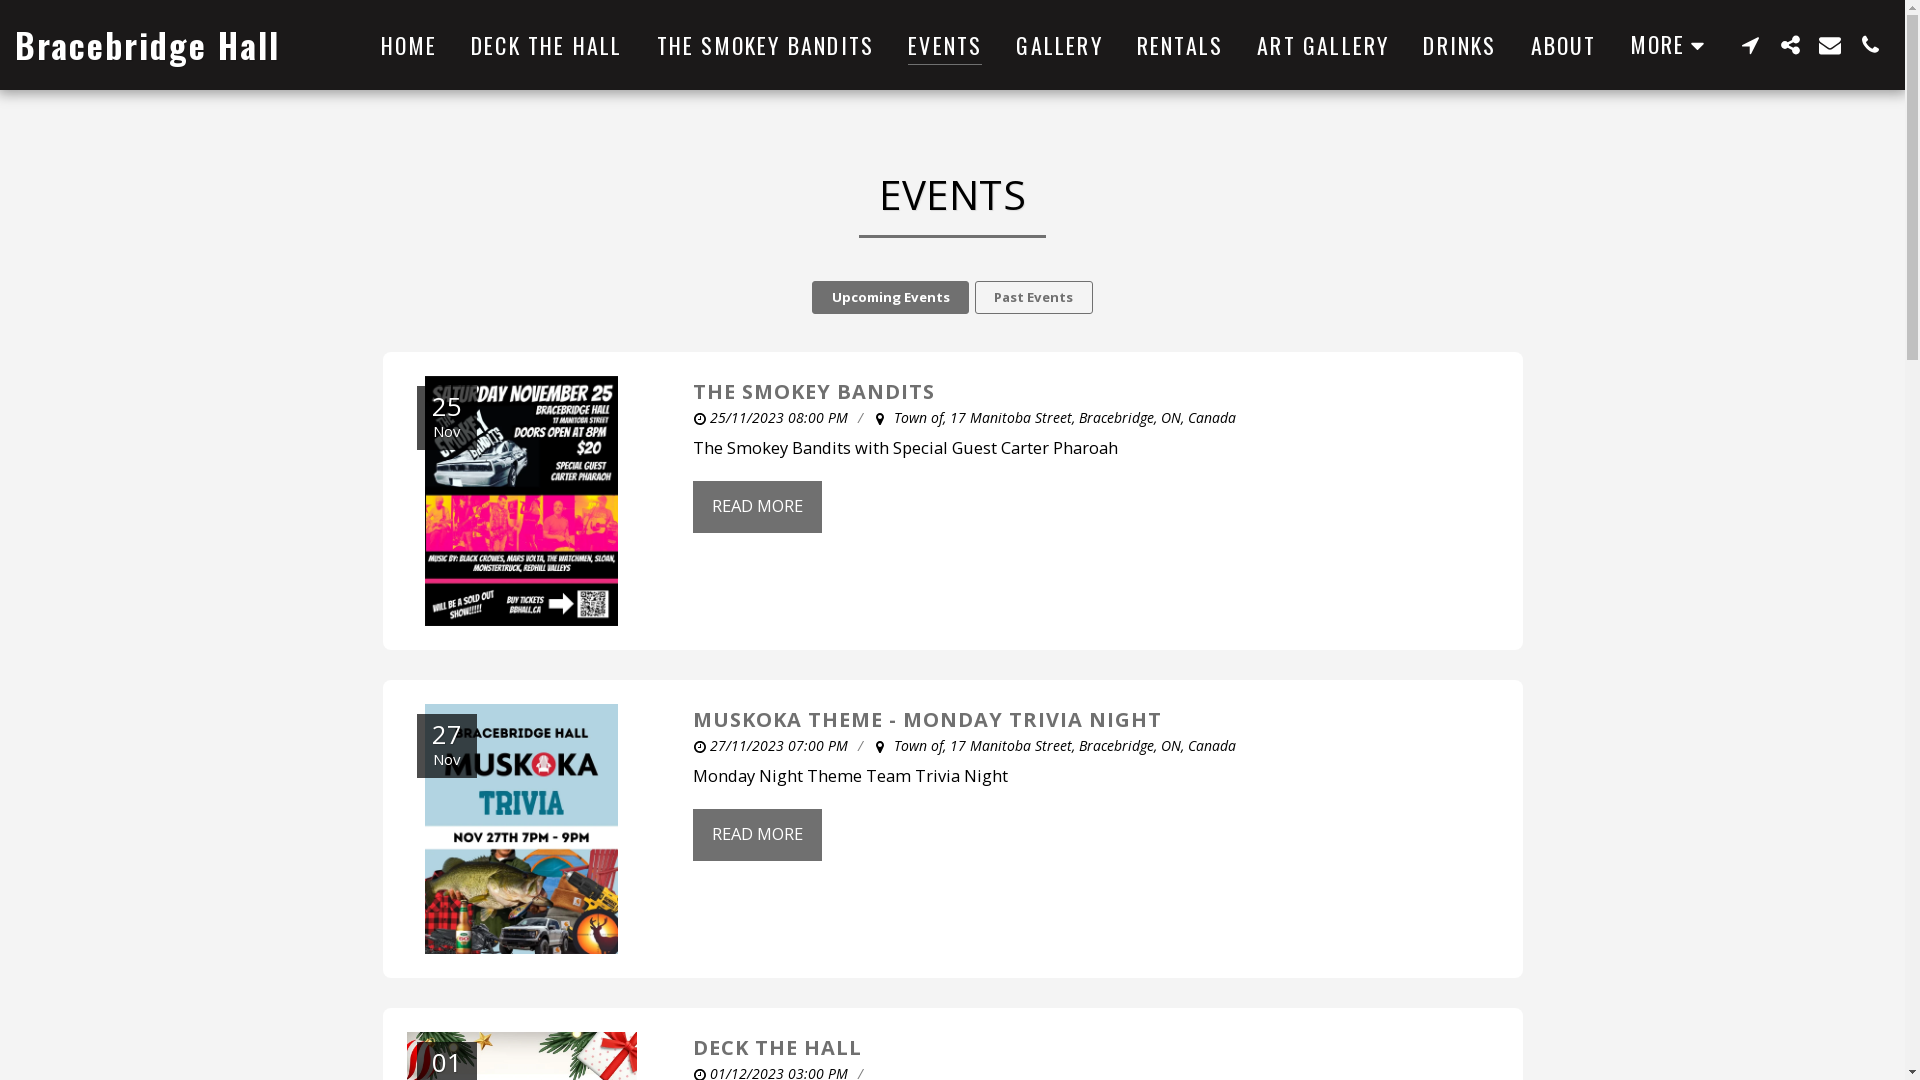 This screenshot has height=1080, width=1920. Describe the element at coordinates (755, 505) in the screenshot. I see `'READ MORE'` at that location.